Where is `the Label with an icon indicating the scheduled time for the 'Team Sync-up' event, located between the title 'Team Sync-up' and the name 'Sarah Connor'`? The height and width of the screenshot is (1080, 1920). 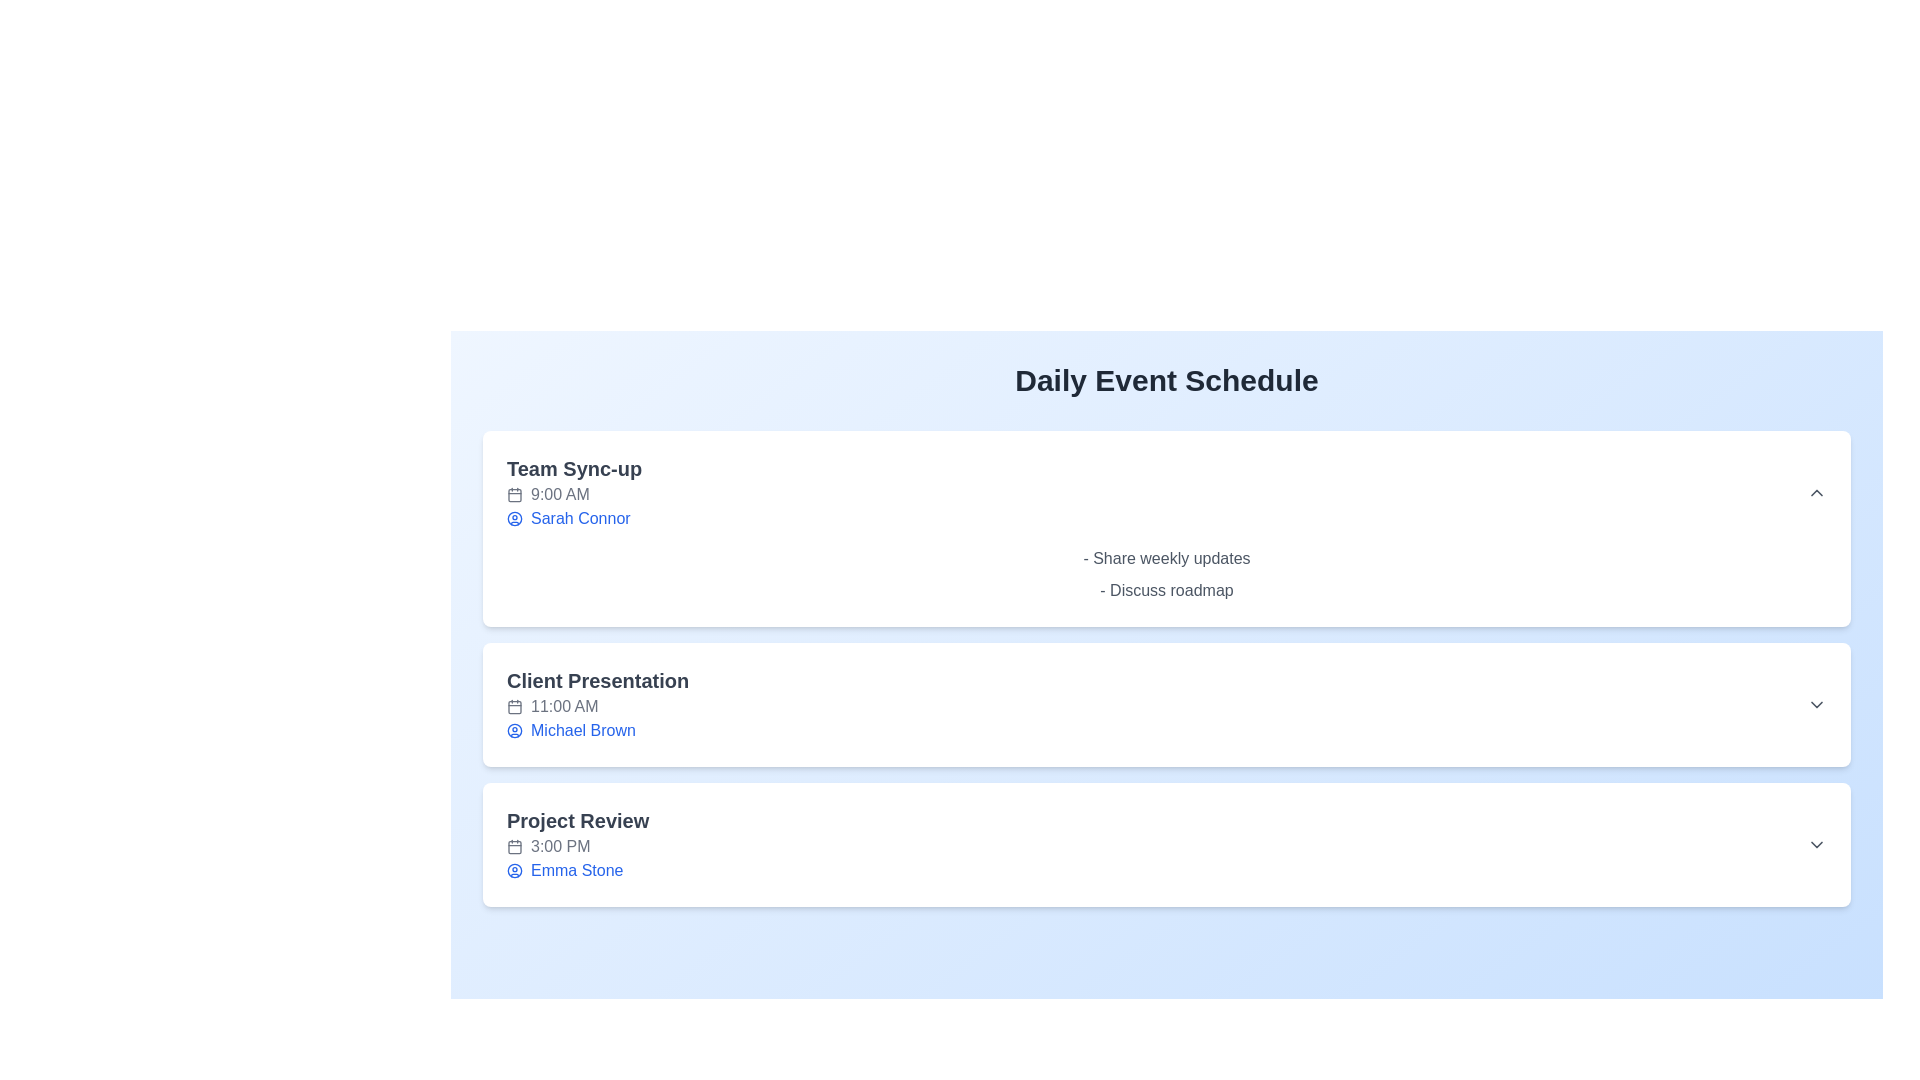
the Label with an icon indicating the scheduled time for the 'Team Sync-up' event, located between the title 'Team Sync-up' and the name 'Sarah Connor' is located at coordinates (573, 494).